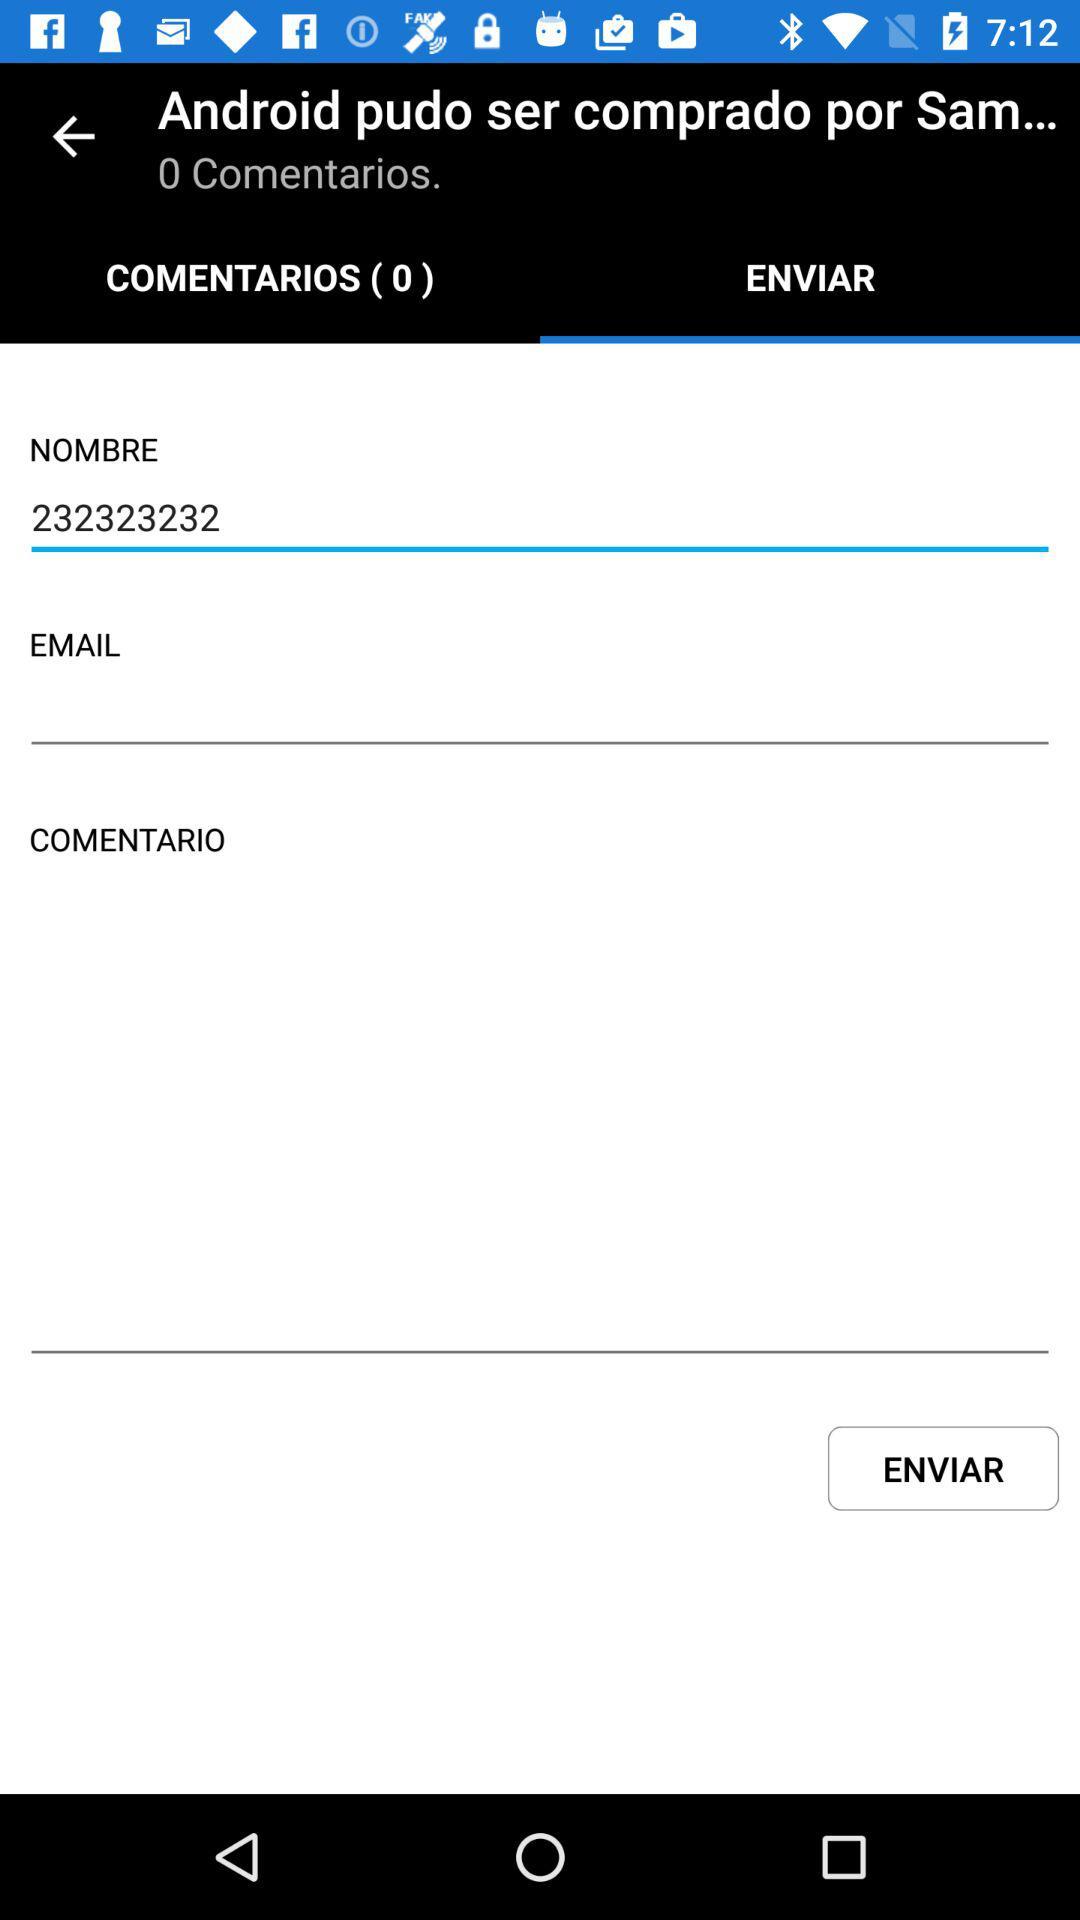 Image resolution: width=1080 pixels, height=1920 pixels. What do you see at coordinates (540, 715) in the screenshot?
I see `the item above comentario item` at bounding box center [540, 715].